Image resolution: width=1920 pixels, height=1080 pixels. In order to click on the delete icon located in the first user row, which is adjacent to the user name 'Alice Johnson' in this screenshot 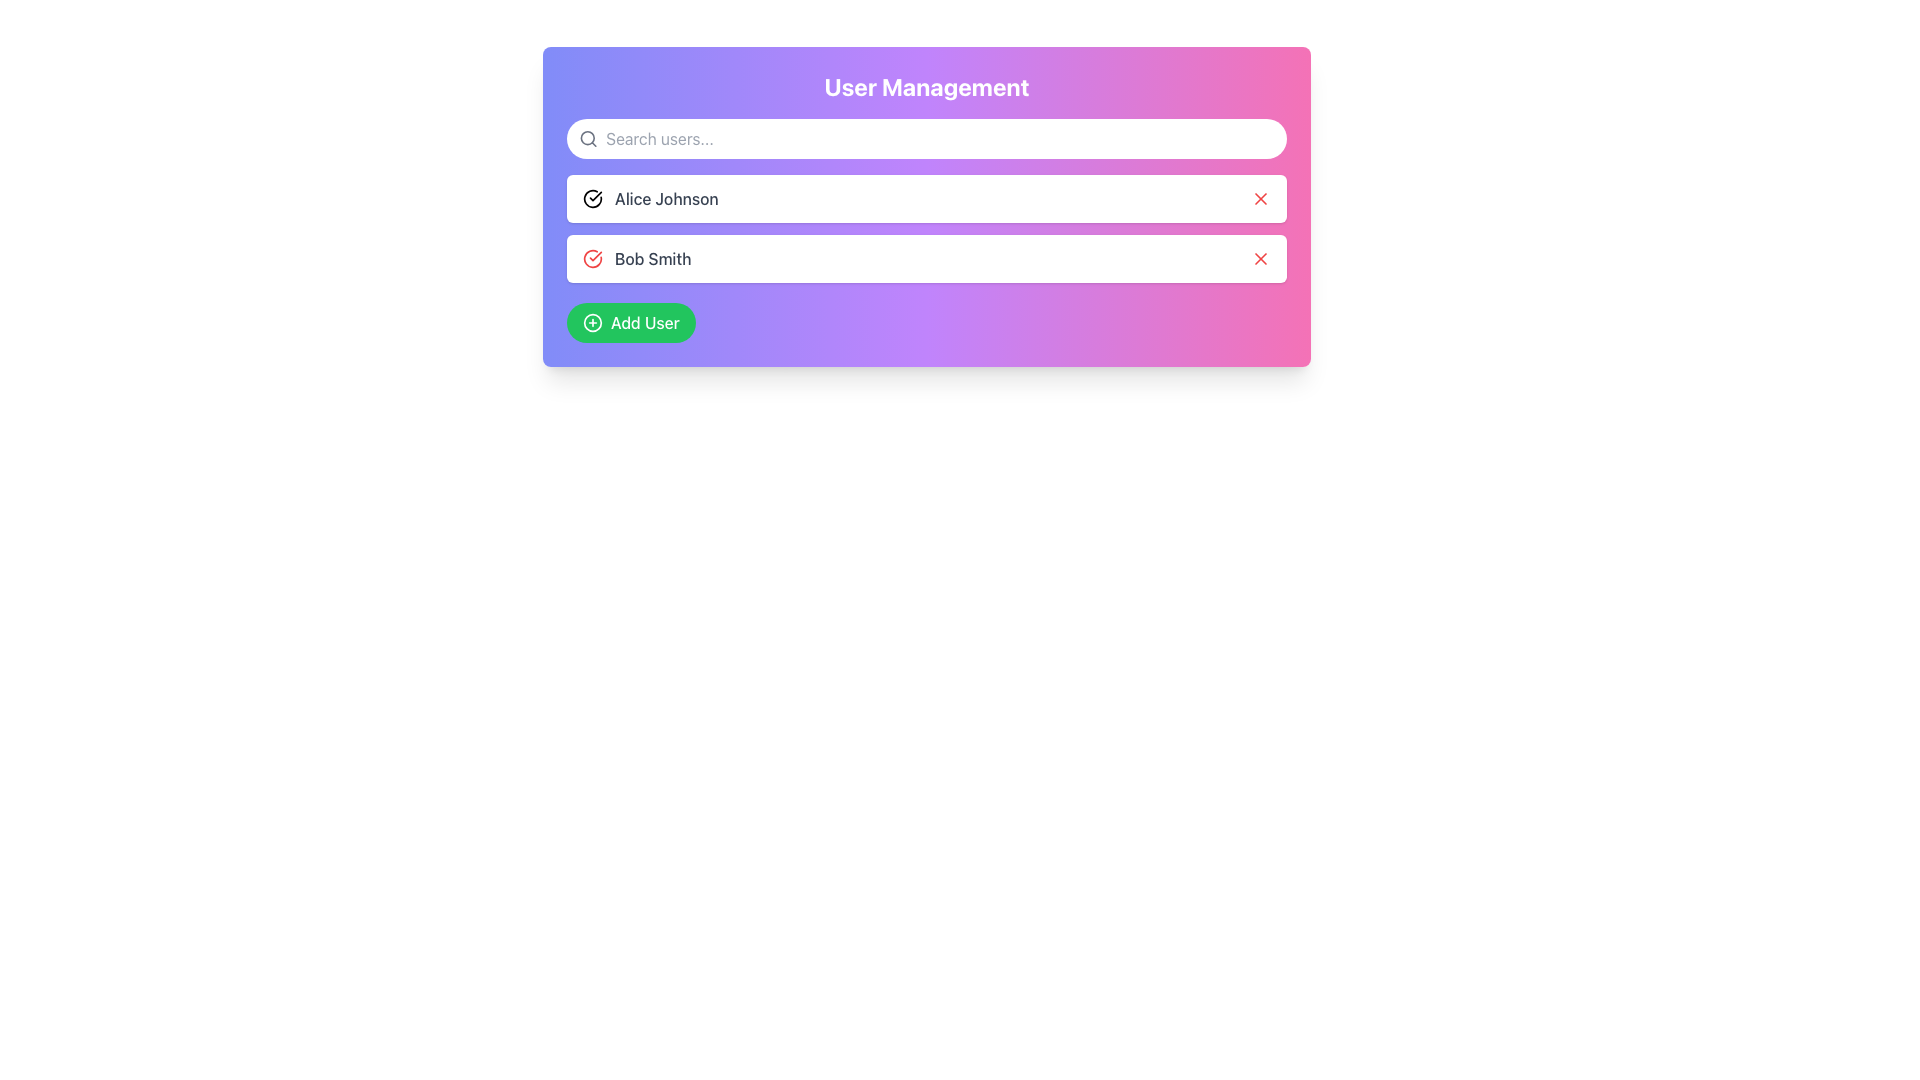, I will do `click(1260, 199)`.